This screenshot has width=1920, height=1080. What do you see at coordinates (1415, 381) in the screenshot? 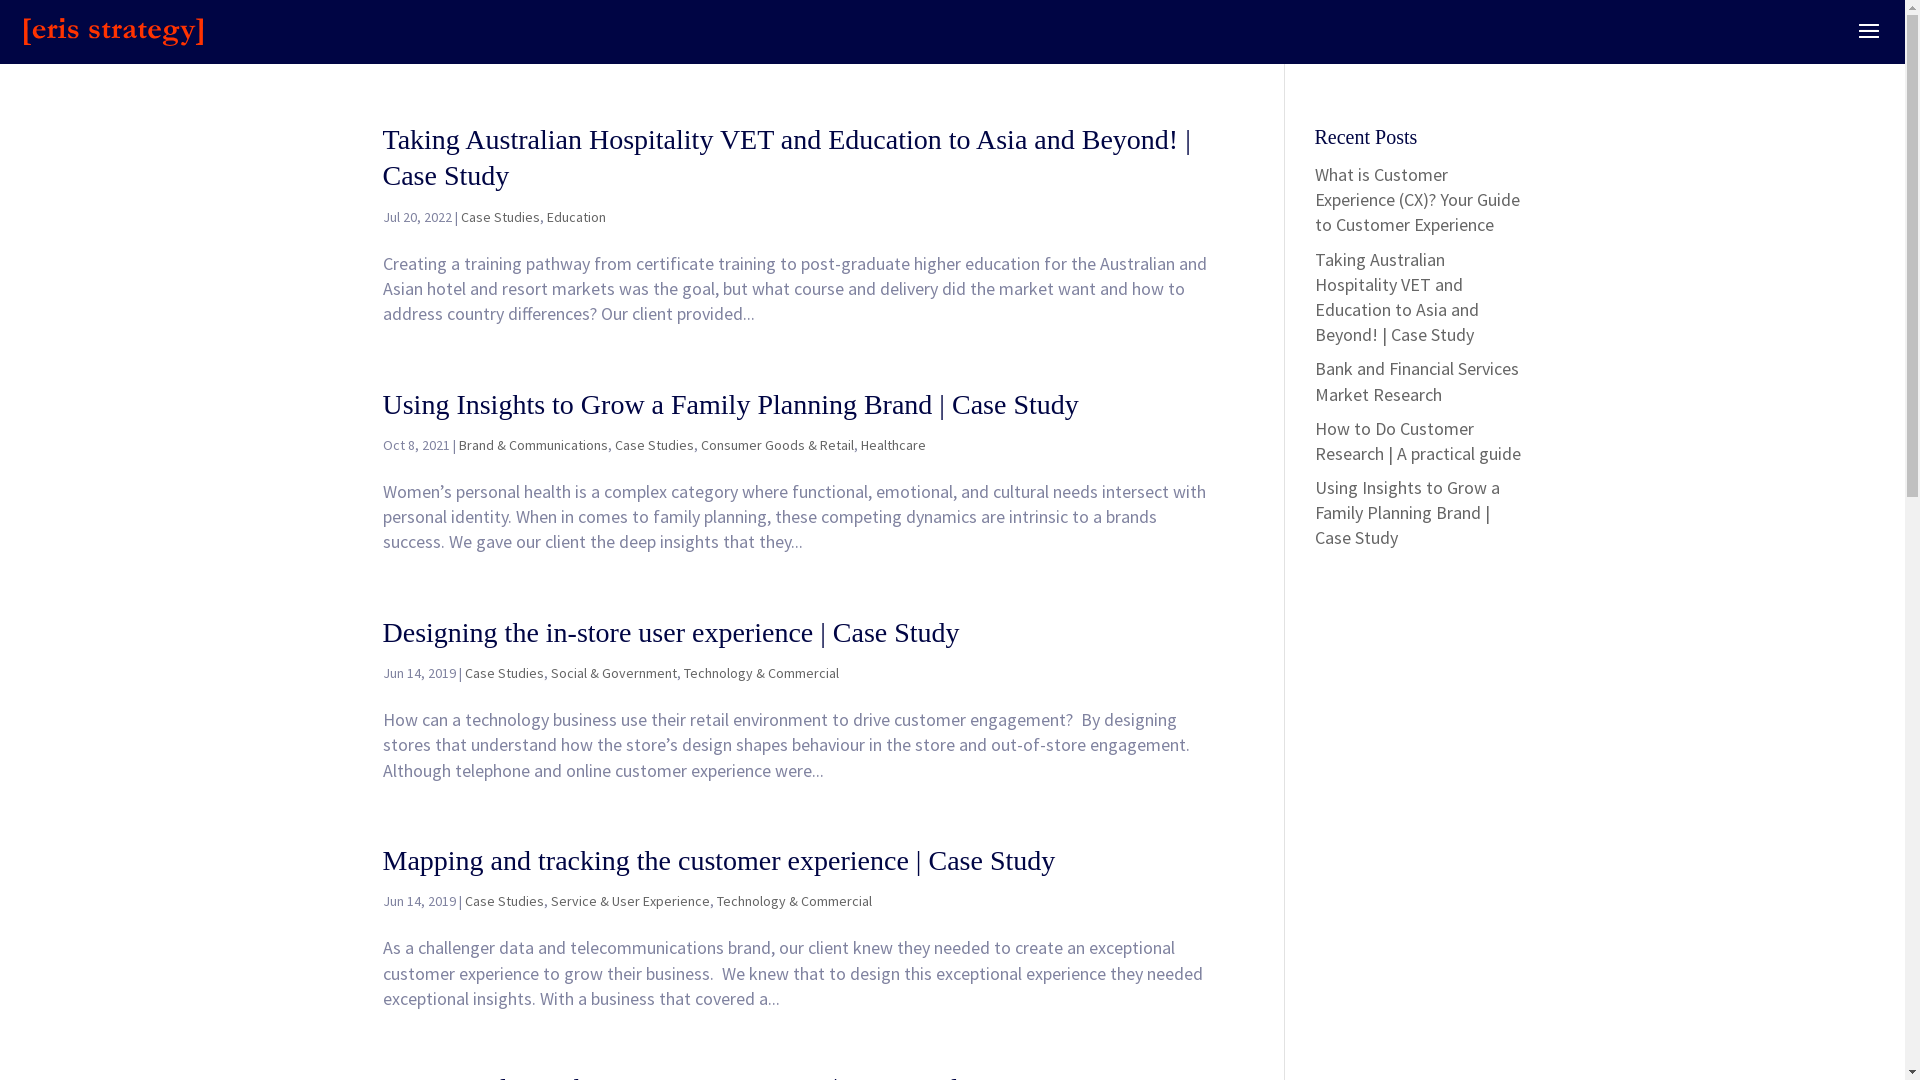
I see `'Bank and Financial Services Market Research'` at bounding box center [1415, 381].